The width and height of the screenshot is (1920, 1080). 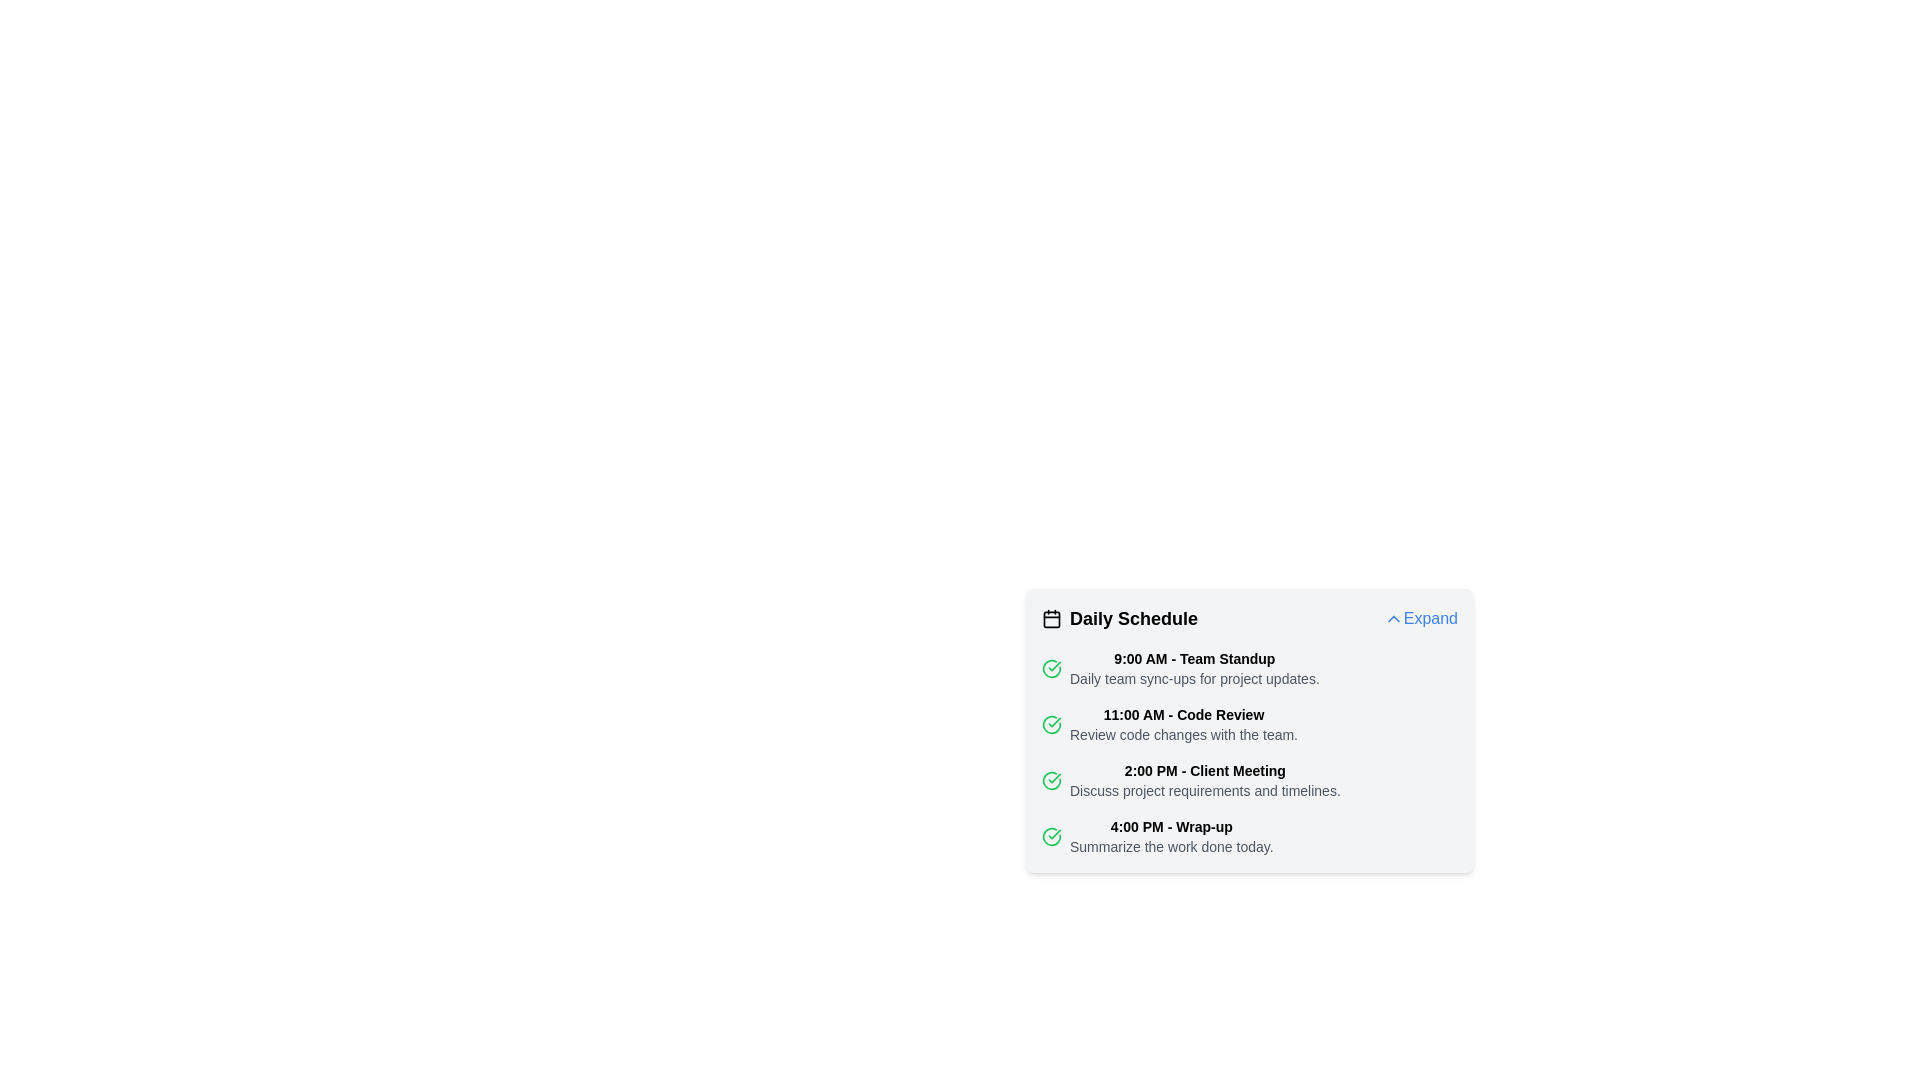 What do you see at coordinates (1204, 770) in the screenshot?
I see `the Text Label that serves as the title of the schedule entry, which is the third entry in the list beneath 'Daily Schedule'` at bounding box center [1204, 770].